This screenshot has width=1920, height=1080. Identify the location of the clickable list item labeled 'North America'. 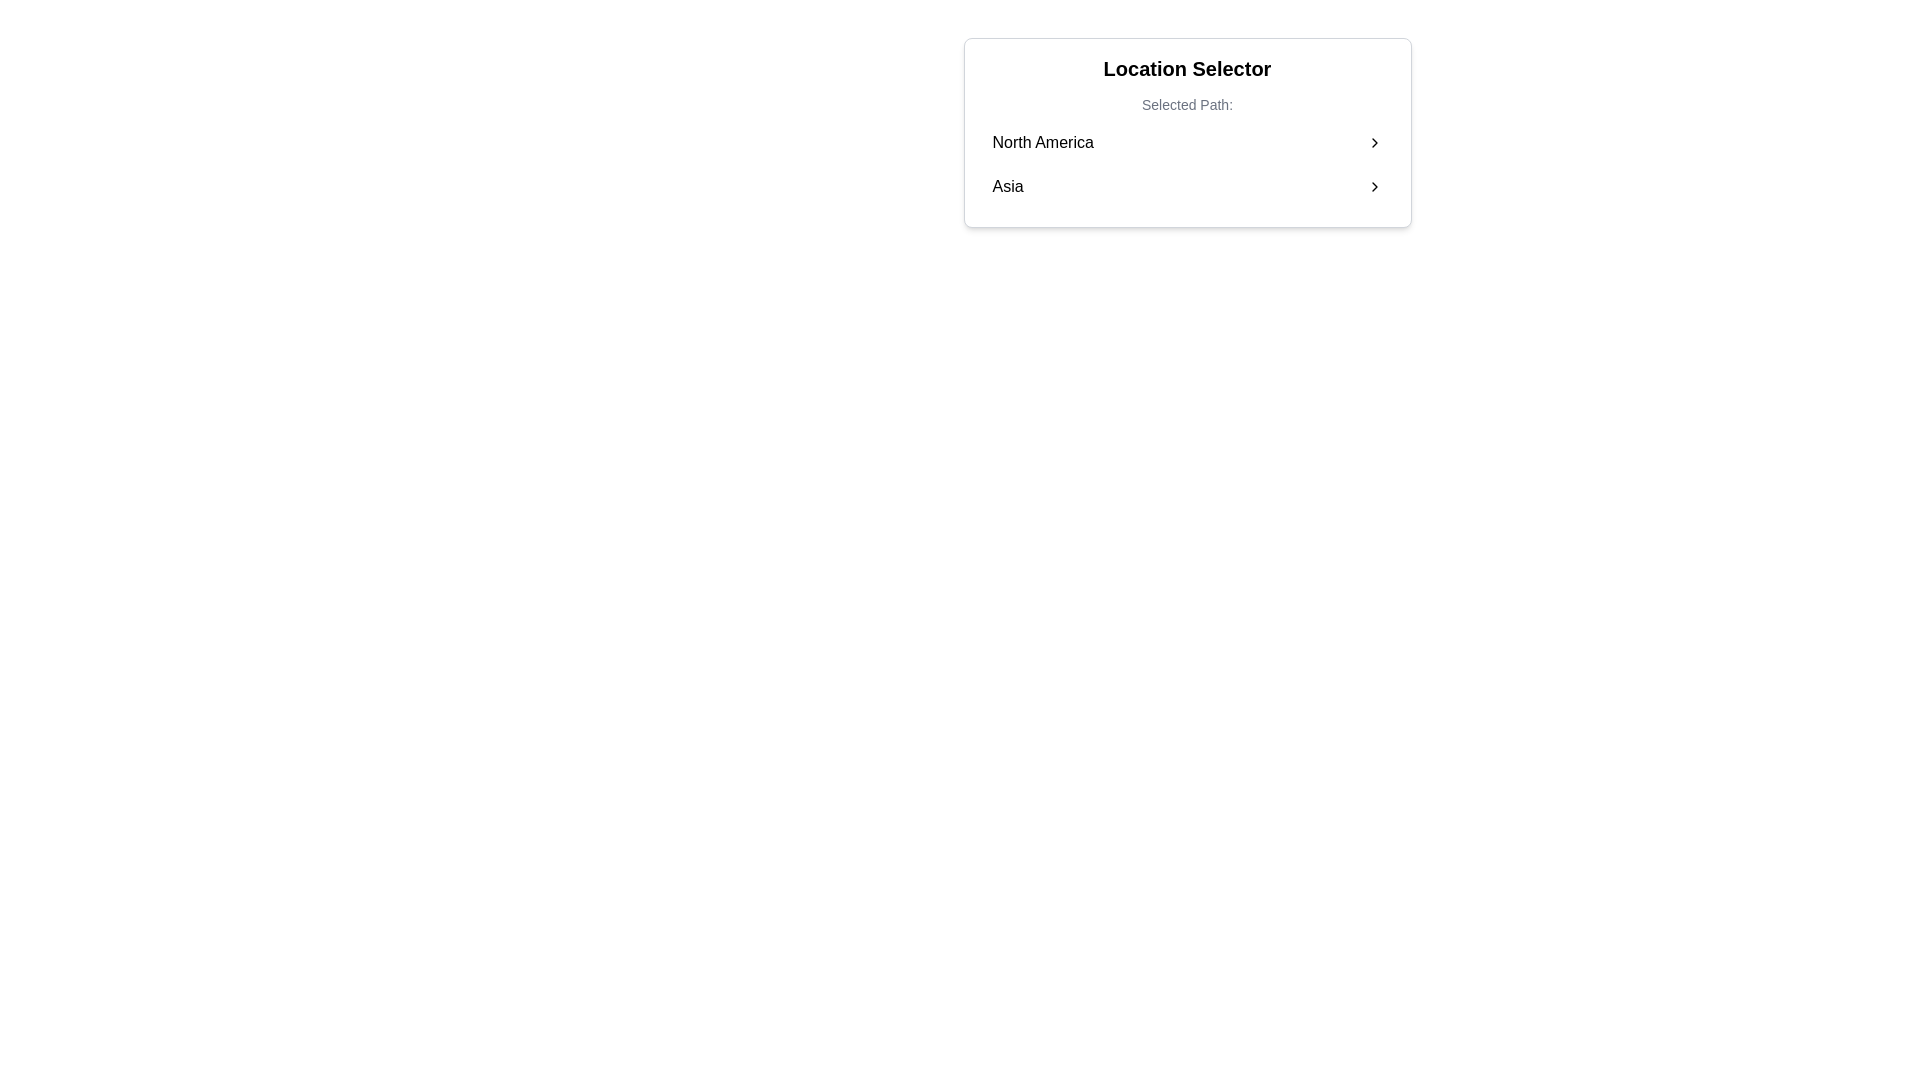
(1187, 141).